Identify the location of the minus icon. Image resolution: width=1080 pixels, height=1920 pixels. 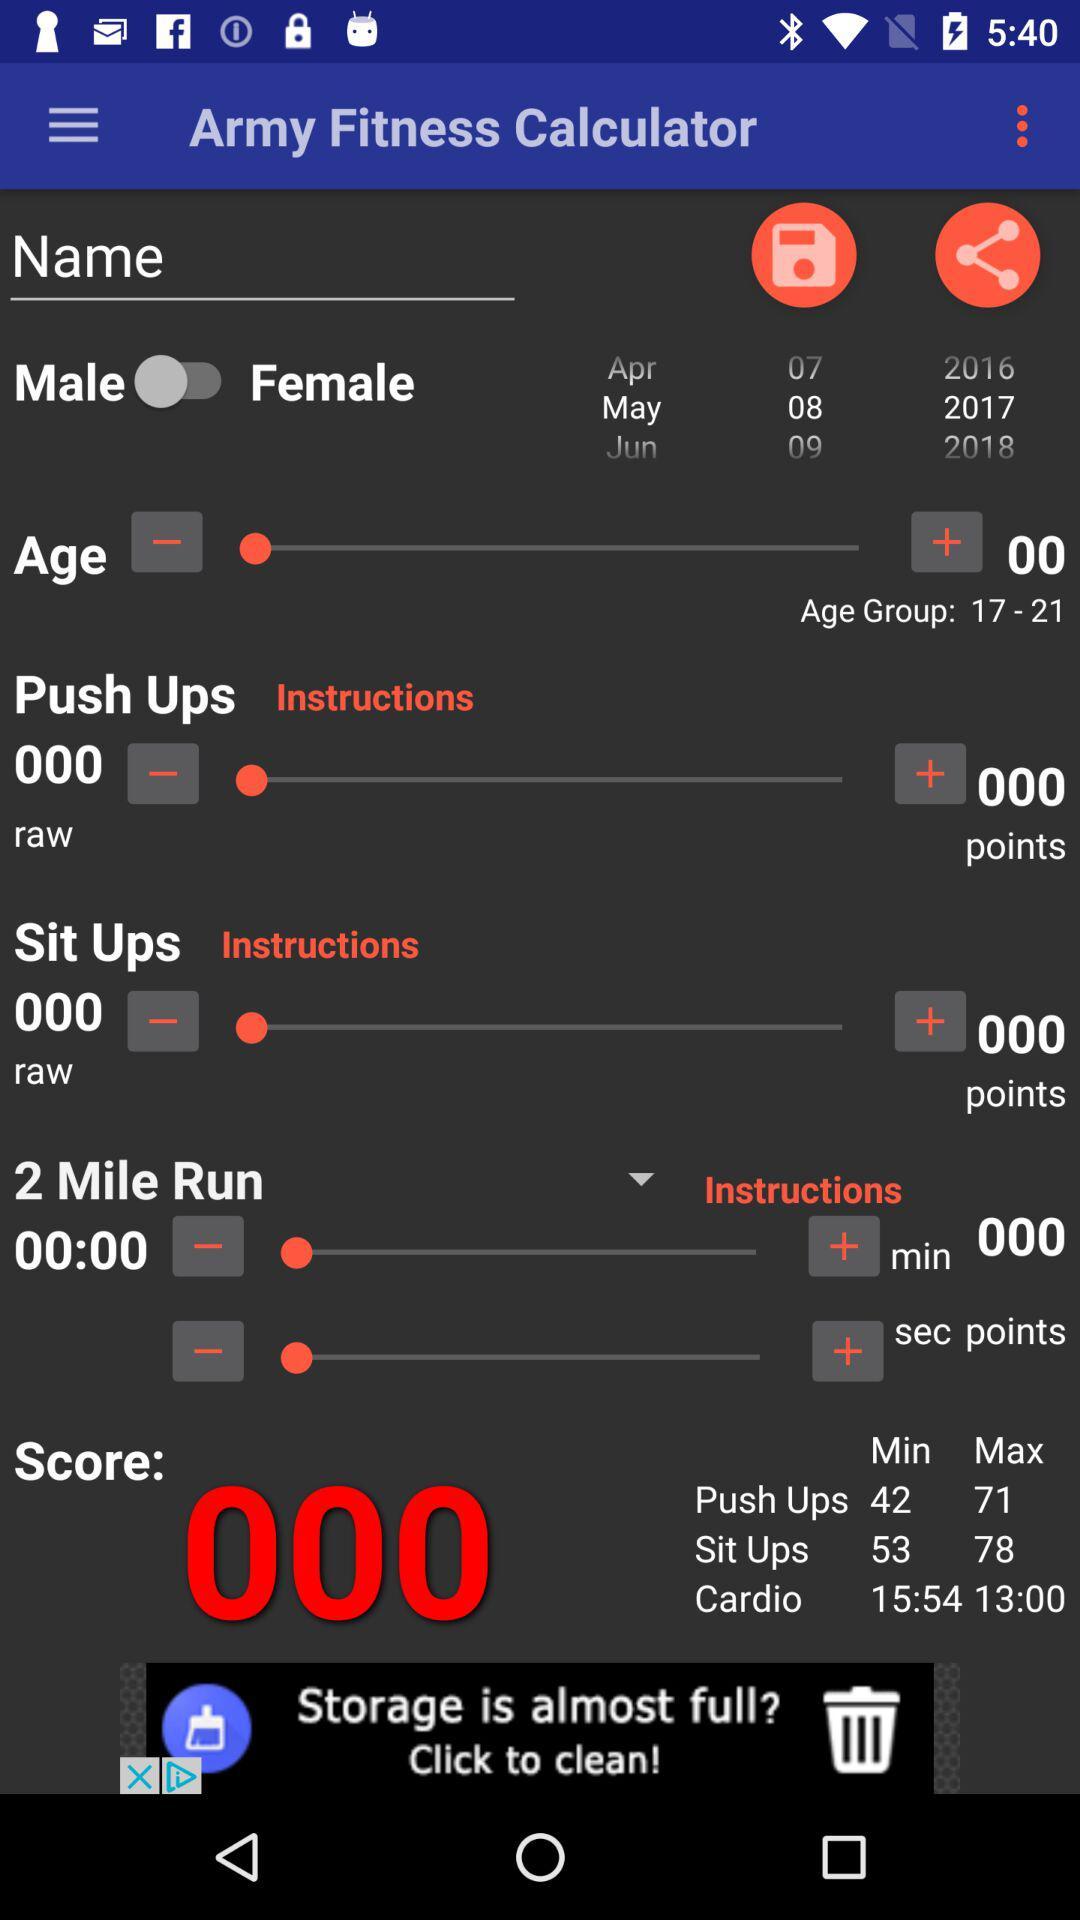
(162, 772).